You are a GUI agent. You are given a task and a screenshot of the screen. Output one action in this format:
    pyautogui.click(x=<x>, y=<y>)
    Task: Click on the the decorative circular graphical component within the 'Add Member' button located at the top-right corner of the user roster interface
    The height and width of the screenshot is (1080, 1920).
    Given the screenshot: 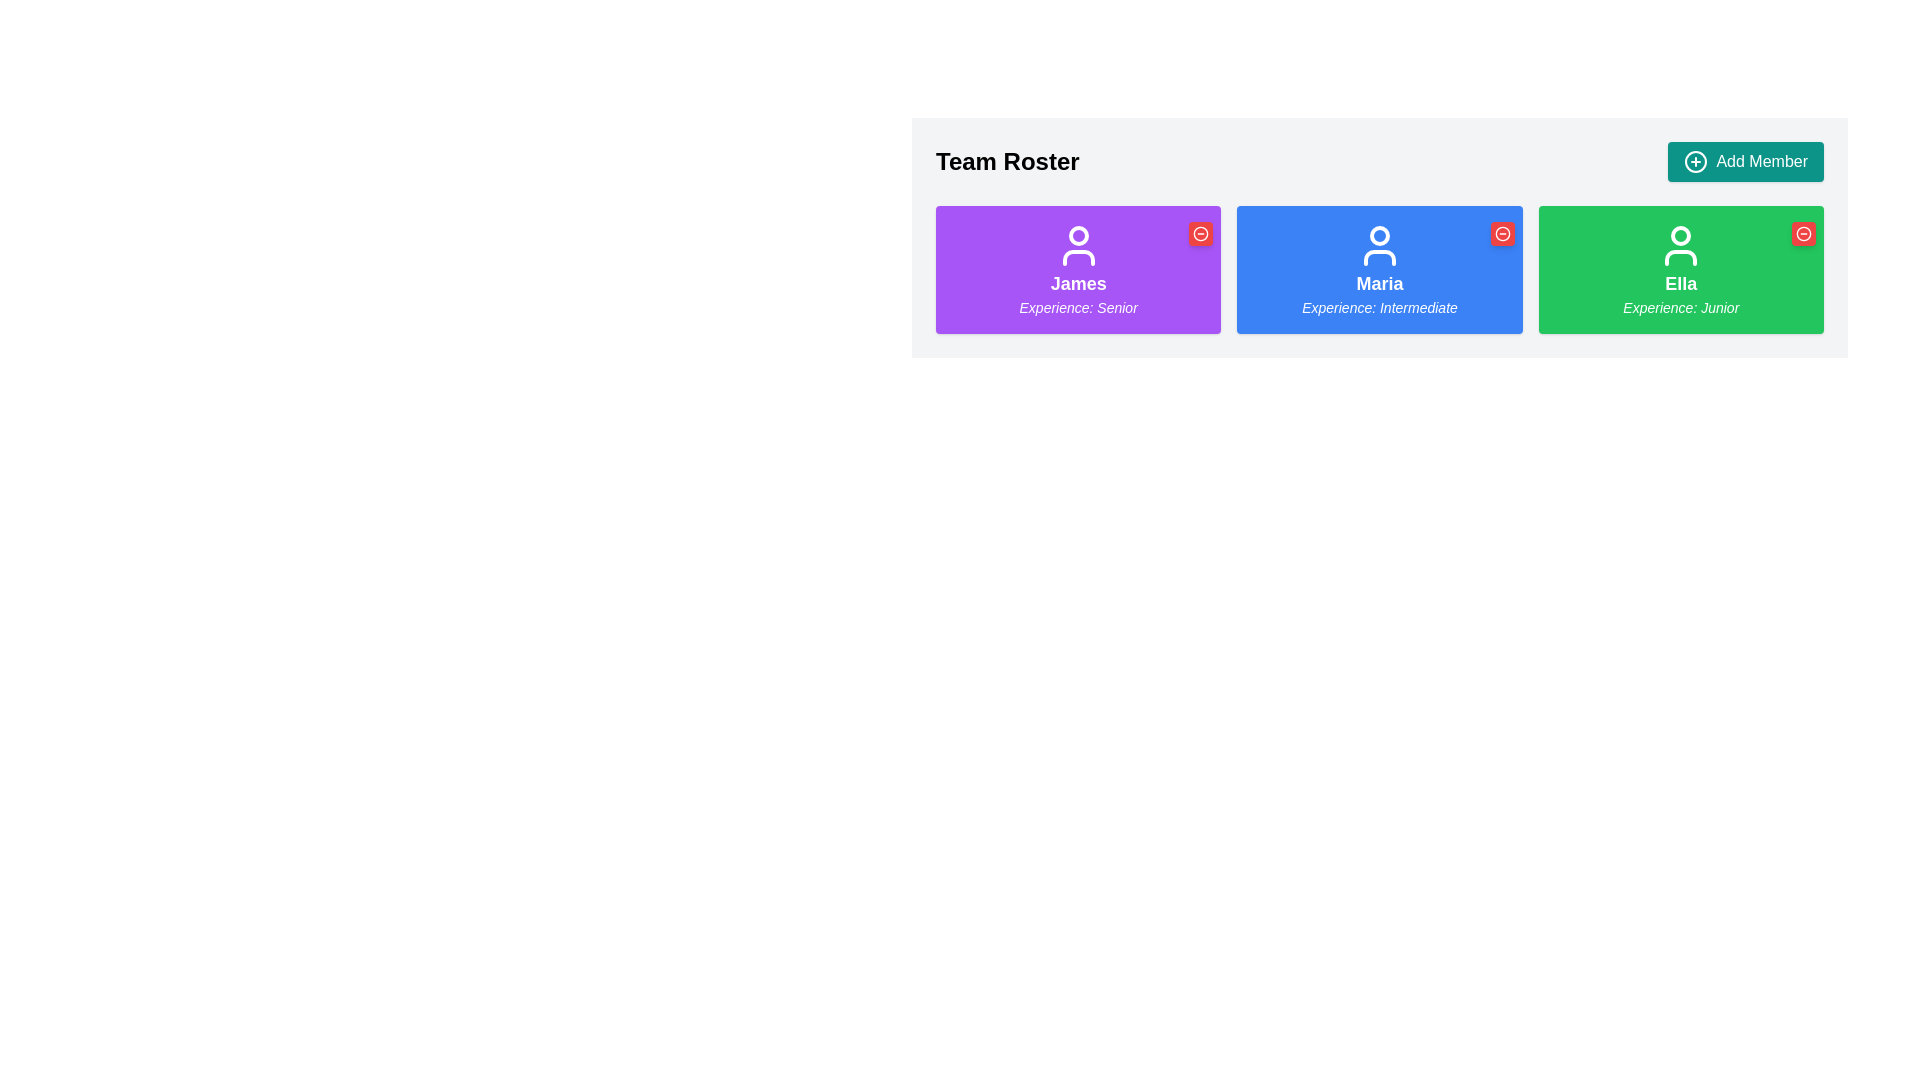 What is the action you would take?
    pyautogui.click(x=1695, y=161)
    